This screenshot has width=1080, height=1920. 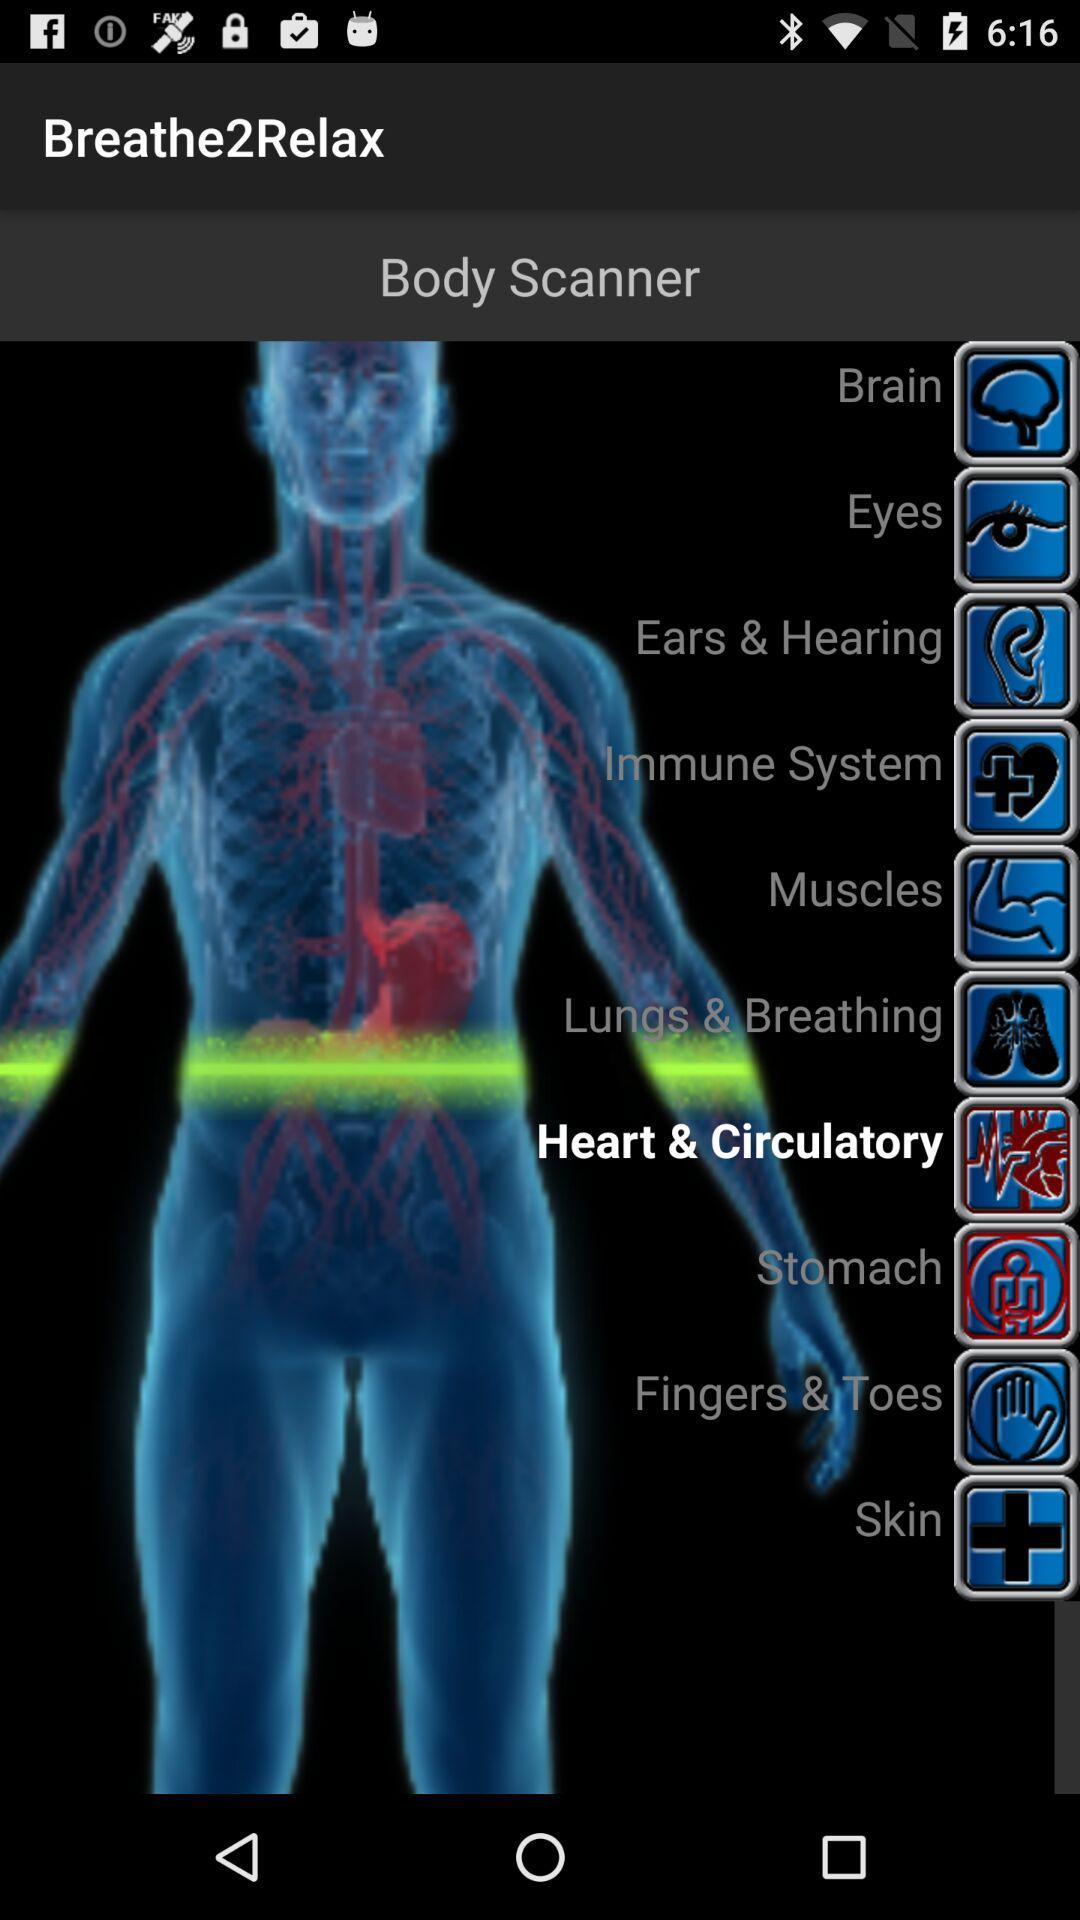 What do you see at coordinates (1017, 906) in the screenshot?
I see `the muscles icon` at bounding box center [1017, 906].